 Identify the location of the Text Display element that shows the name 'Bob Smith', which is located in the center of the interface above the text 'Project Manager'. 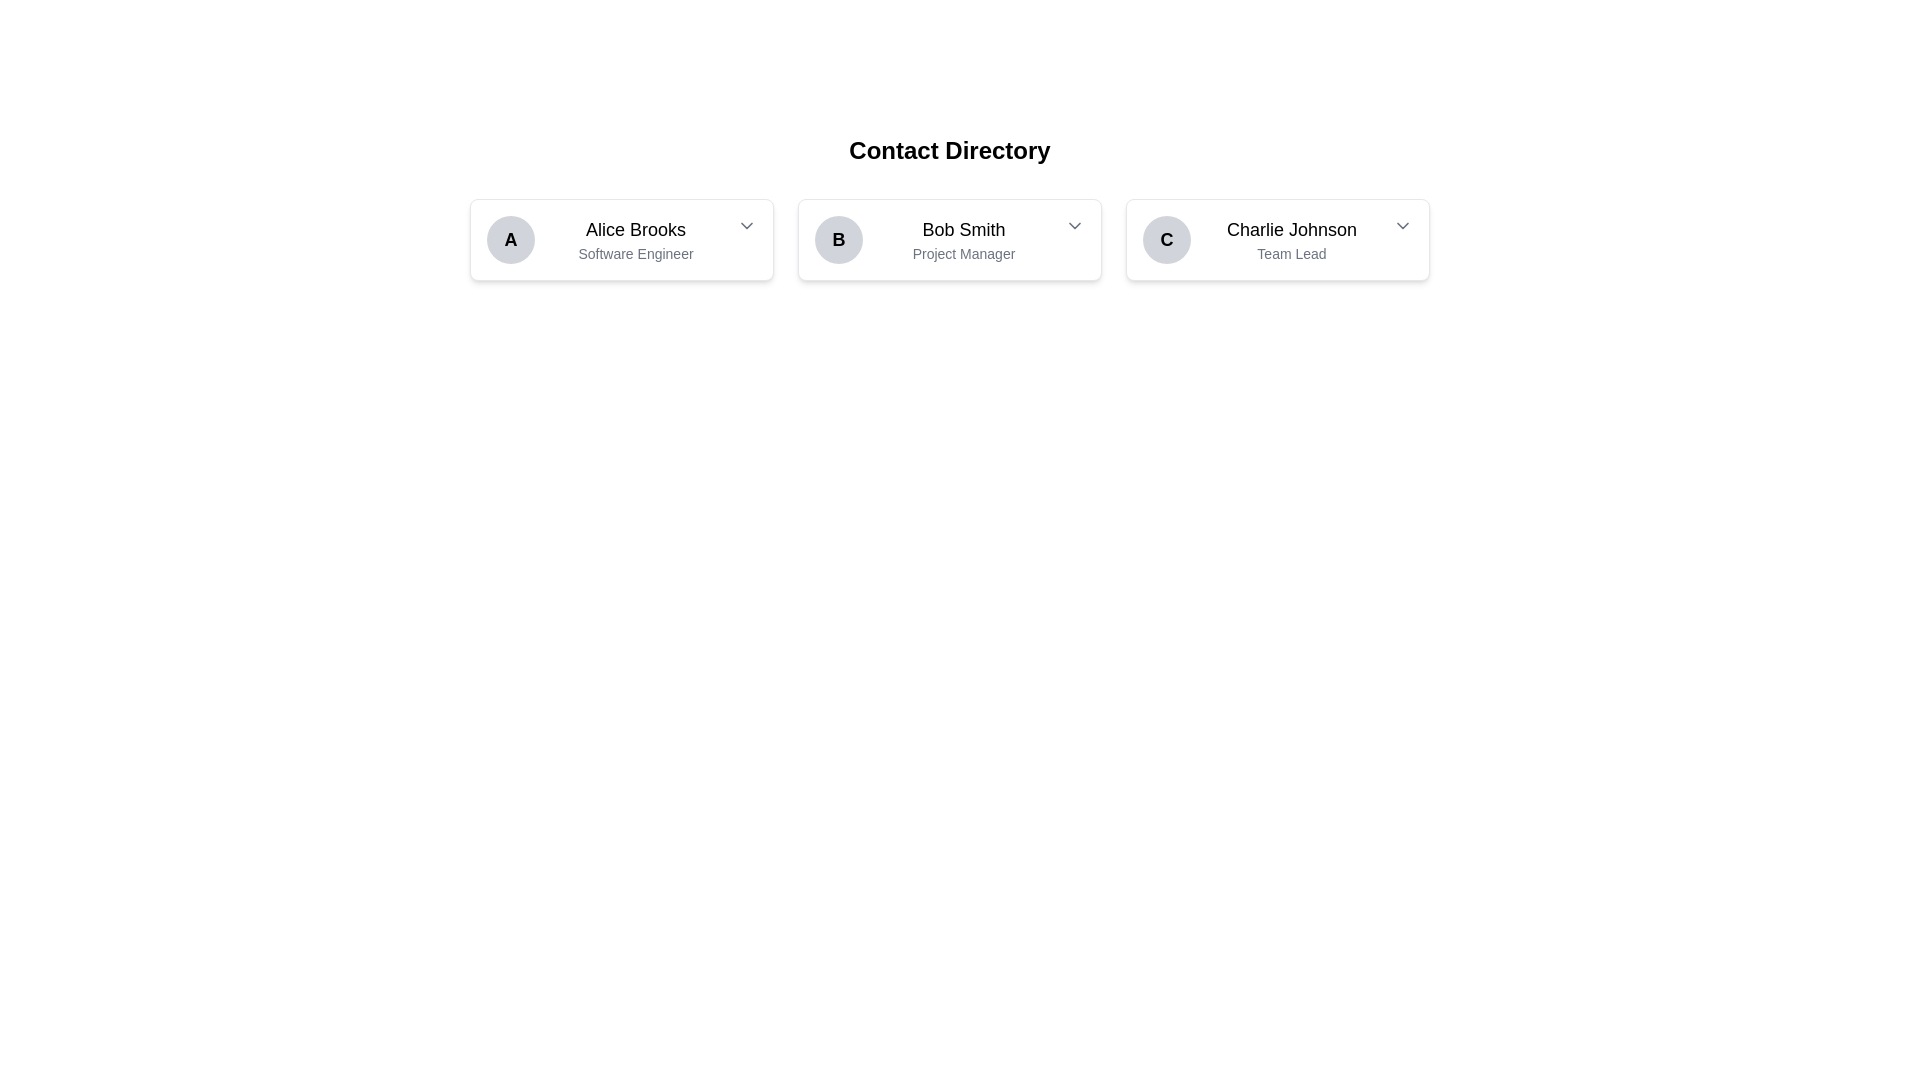
(964, 229).